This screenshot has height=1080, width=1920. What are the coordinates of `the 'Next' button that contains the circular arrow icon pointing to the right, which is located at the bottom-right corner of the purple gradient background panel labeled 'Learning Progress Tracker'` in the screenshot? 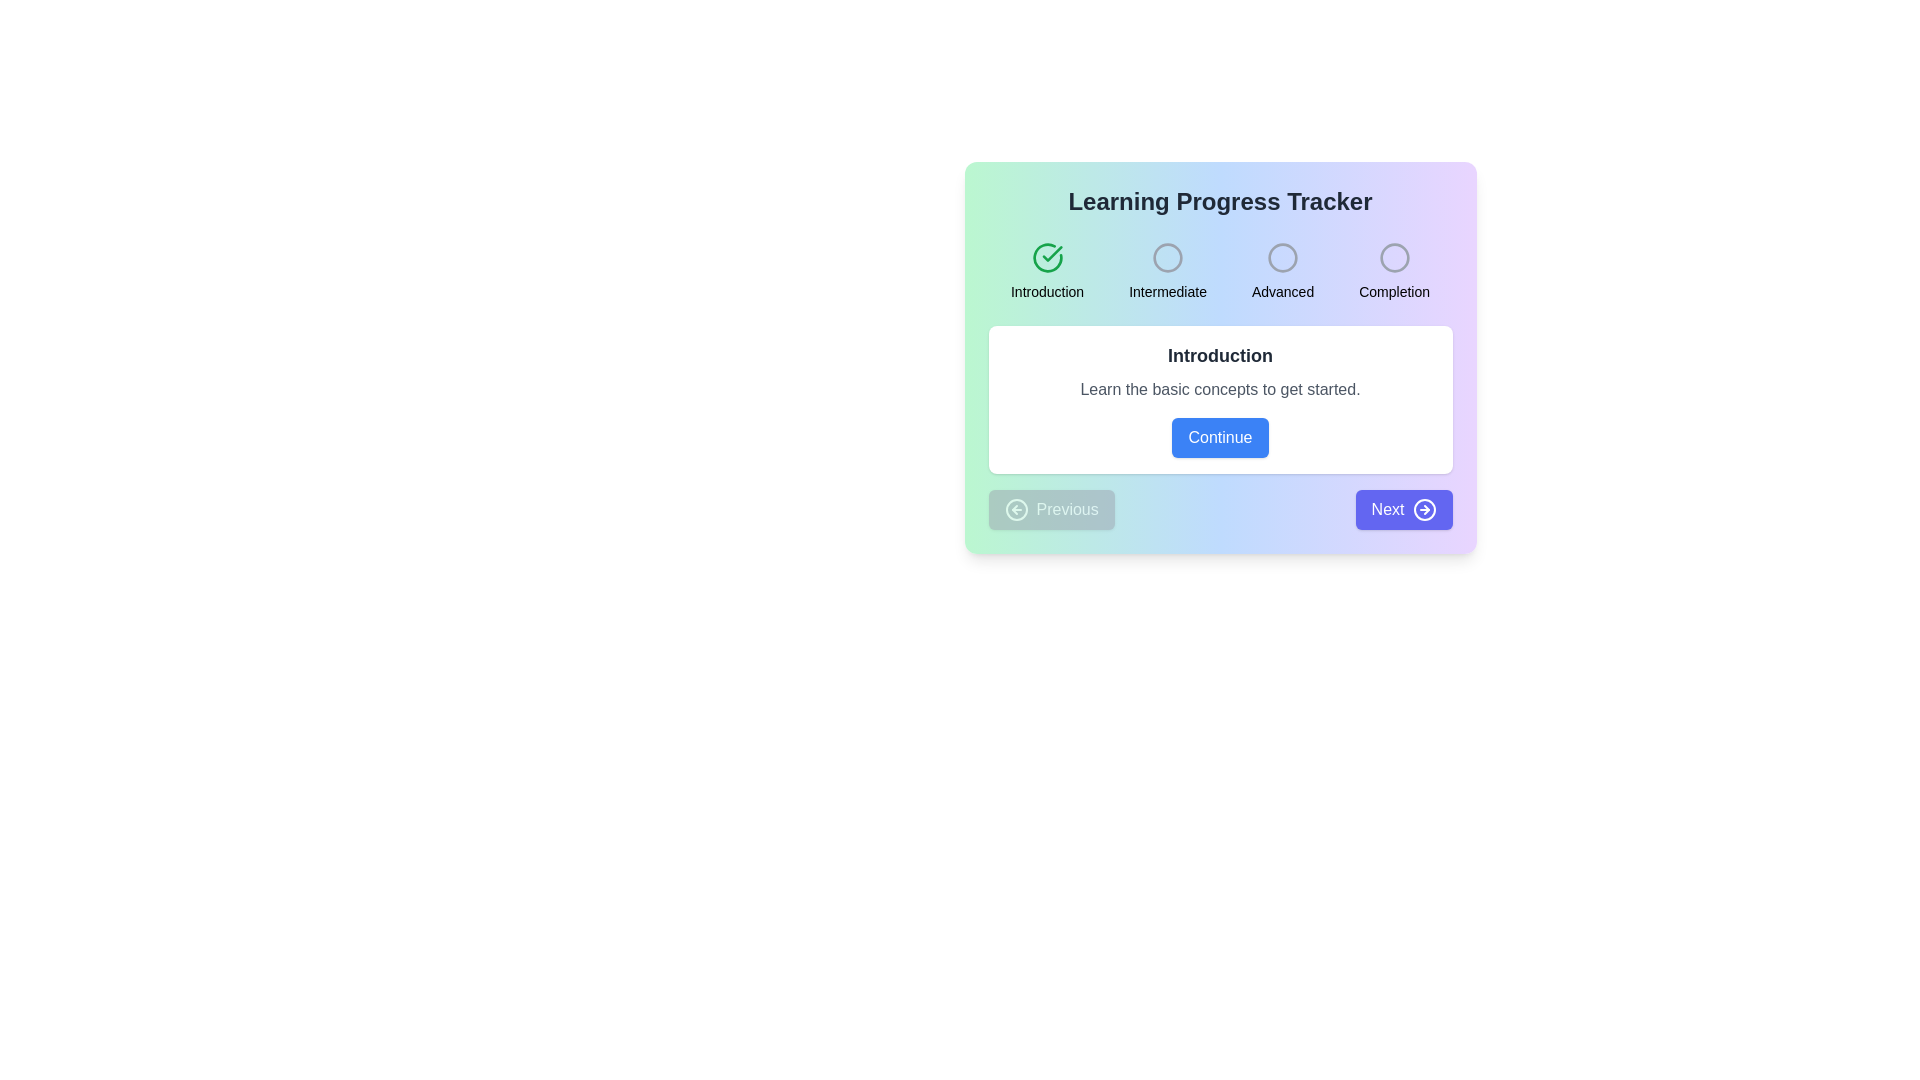 It's located at (1423, 508).